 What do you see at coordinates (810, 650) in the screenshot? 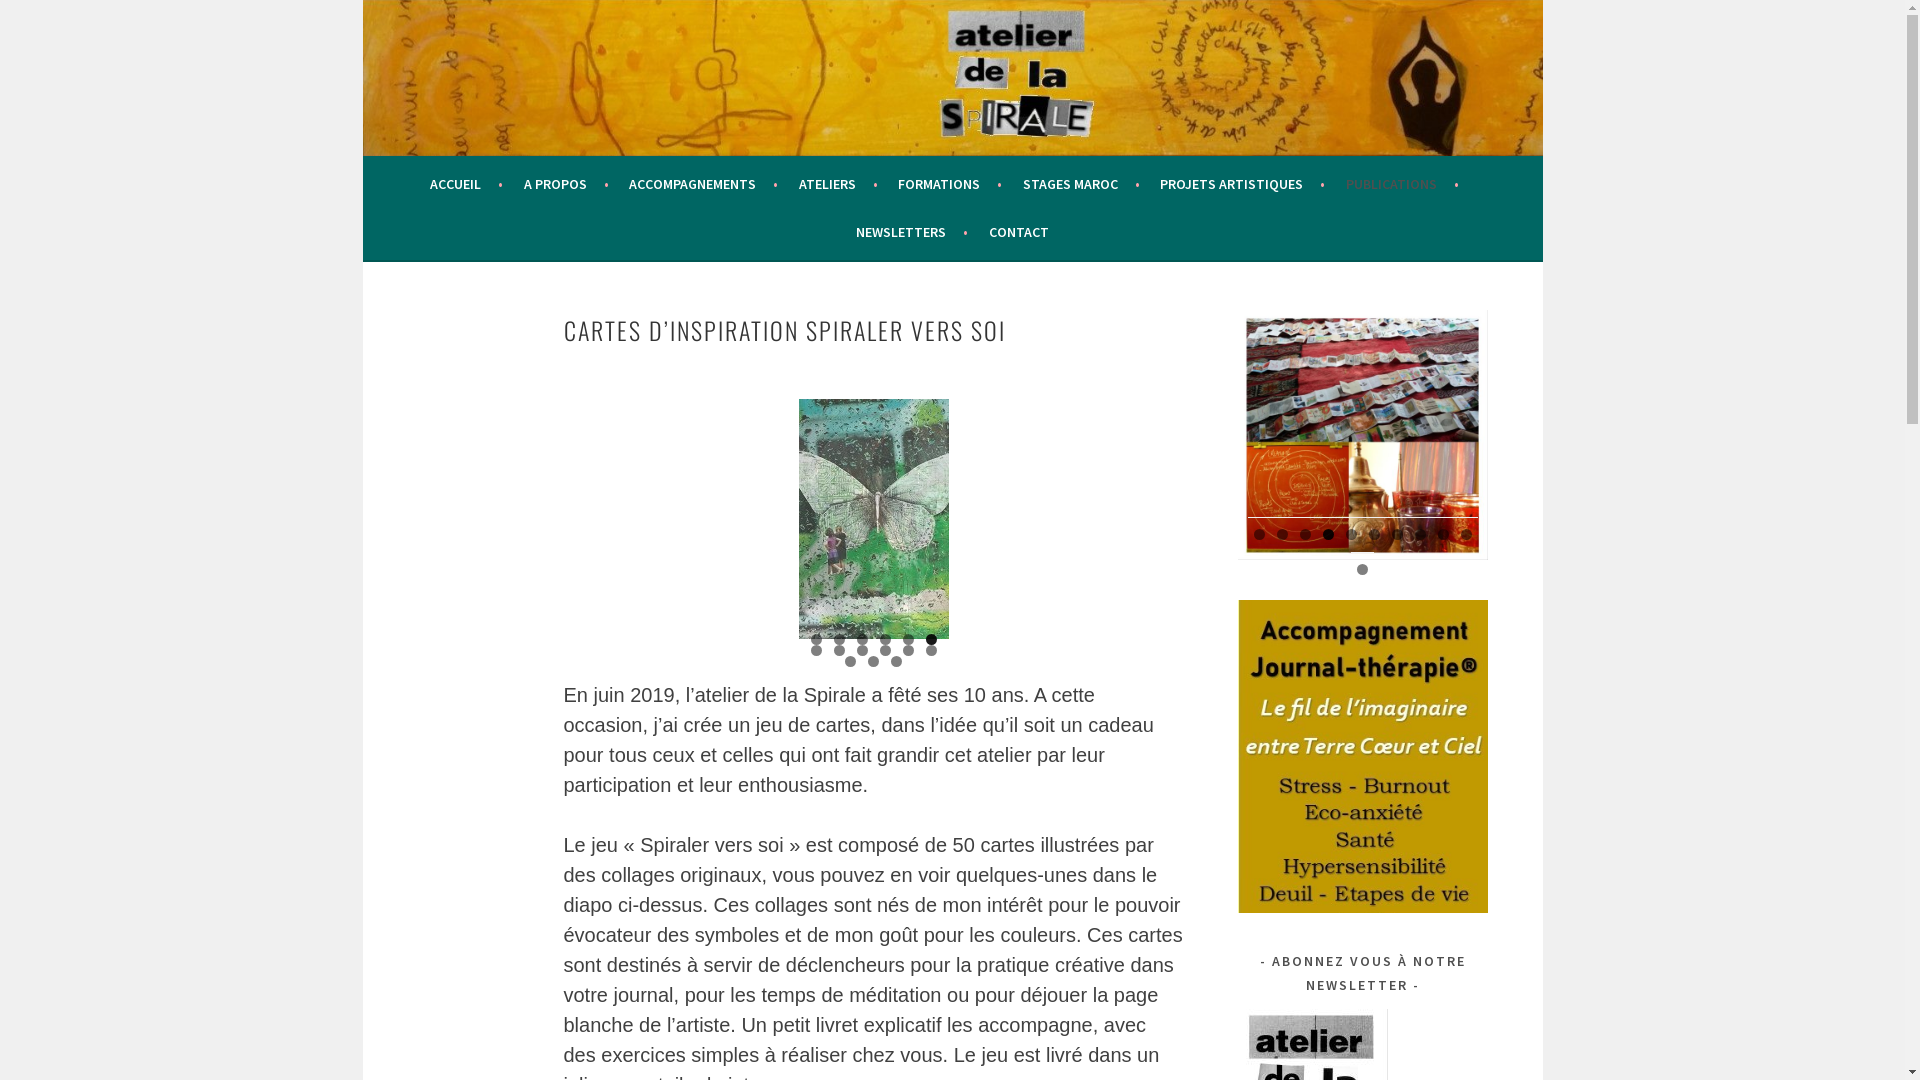
I see `'7'` at bounding box center [810, 650].